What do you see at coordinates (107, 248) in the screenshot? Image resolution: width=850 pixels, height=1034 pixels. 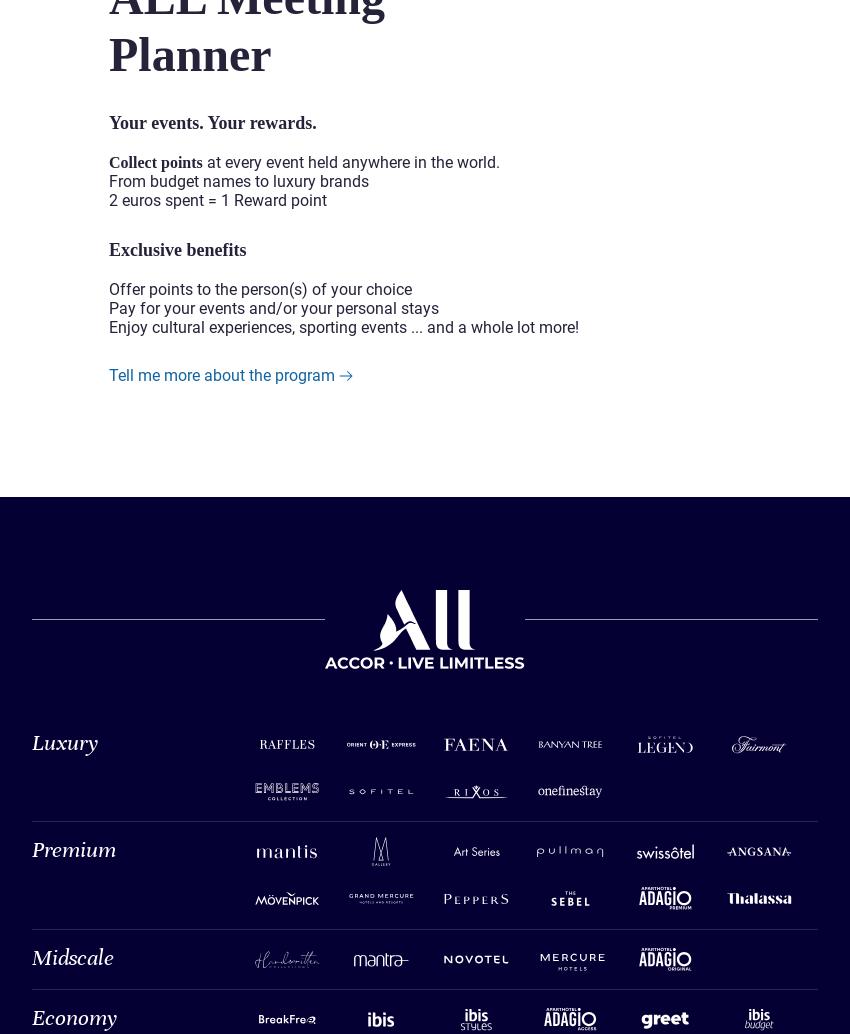 I see `'Exclusive benefits'` at bounding box center [107, 248].